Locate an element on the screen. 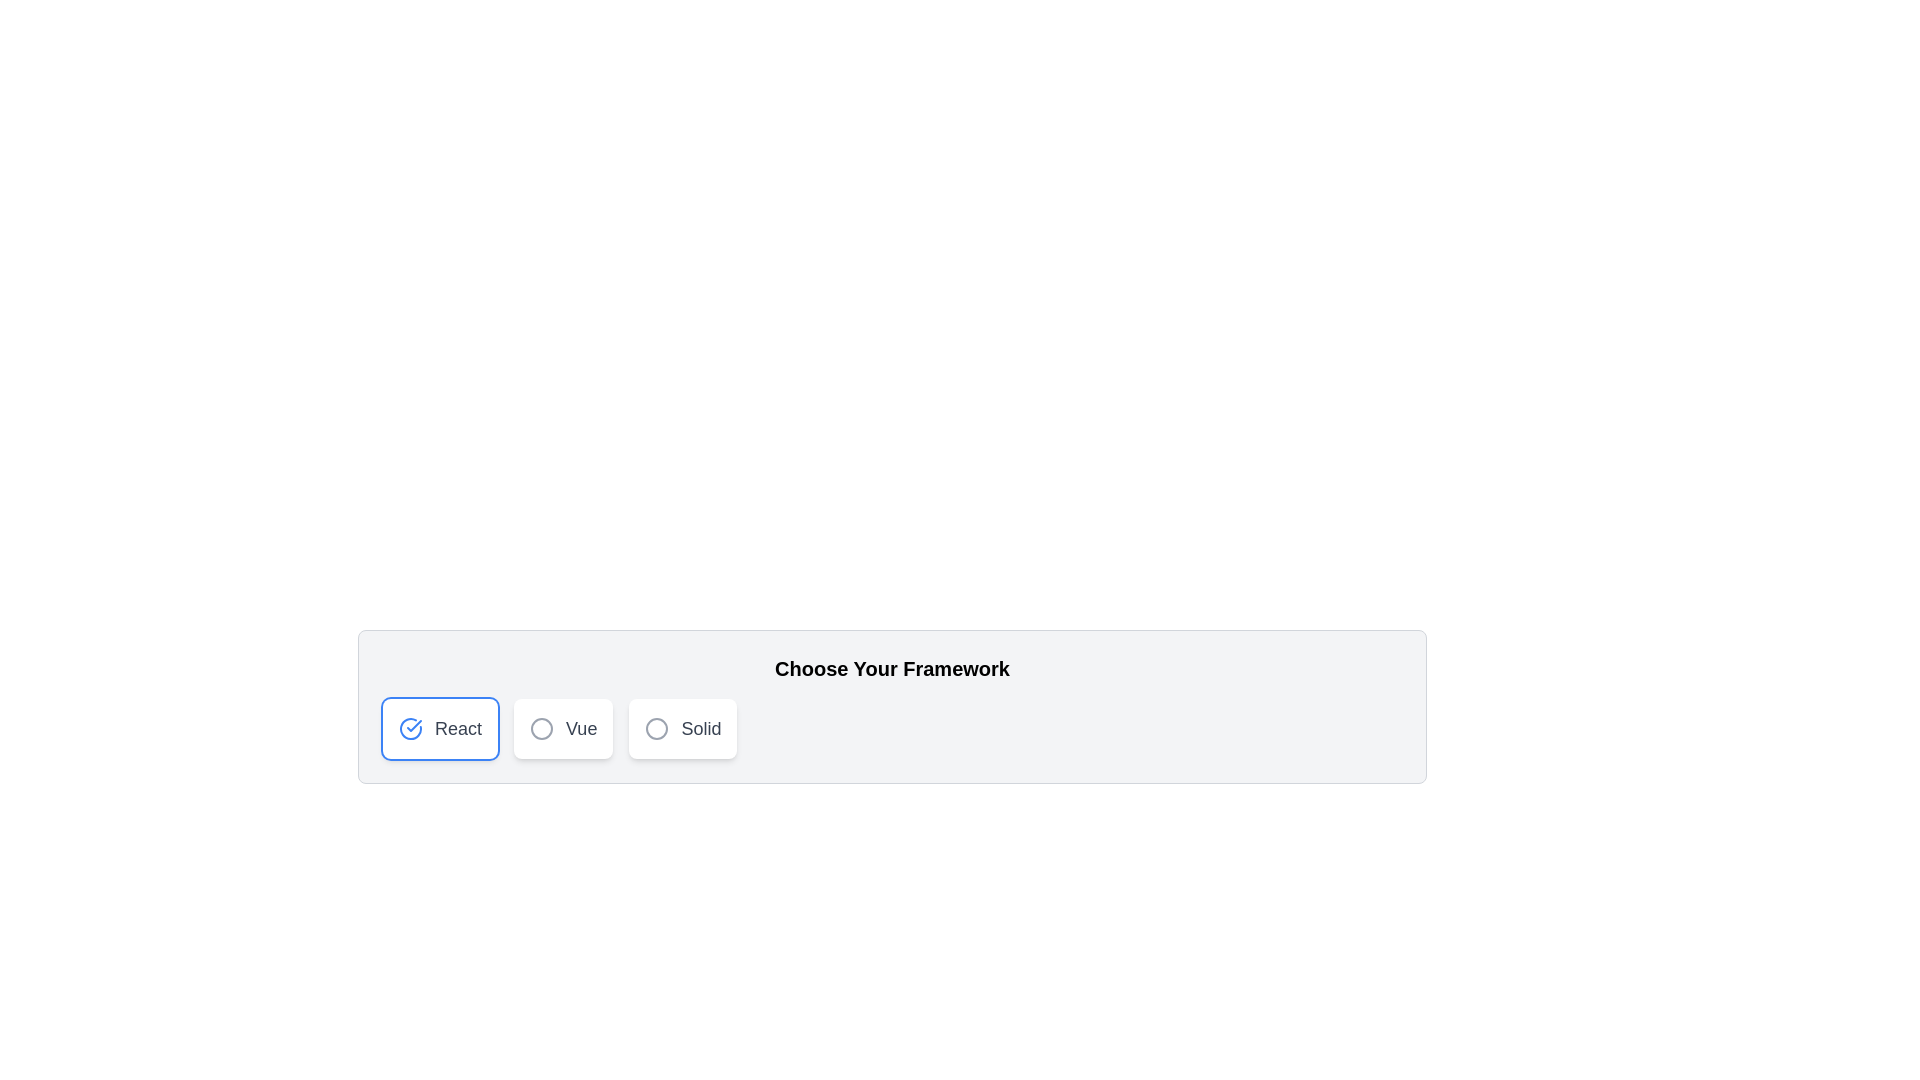  the 'React' button, which is a rectangular component with a white background and a blue checkmark icon is located at coordinates (439, 729).